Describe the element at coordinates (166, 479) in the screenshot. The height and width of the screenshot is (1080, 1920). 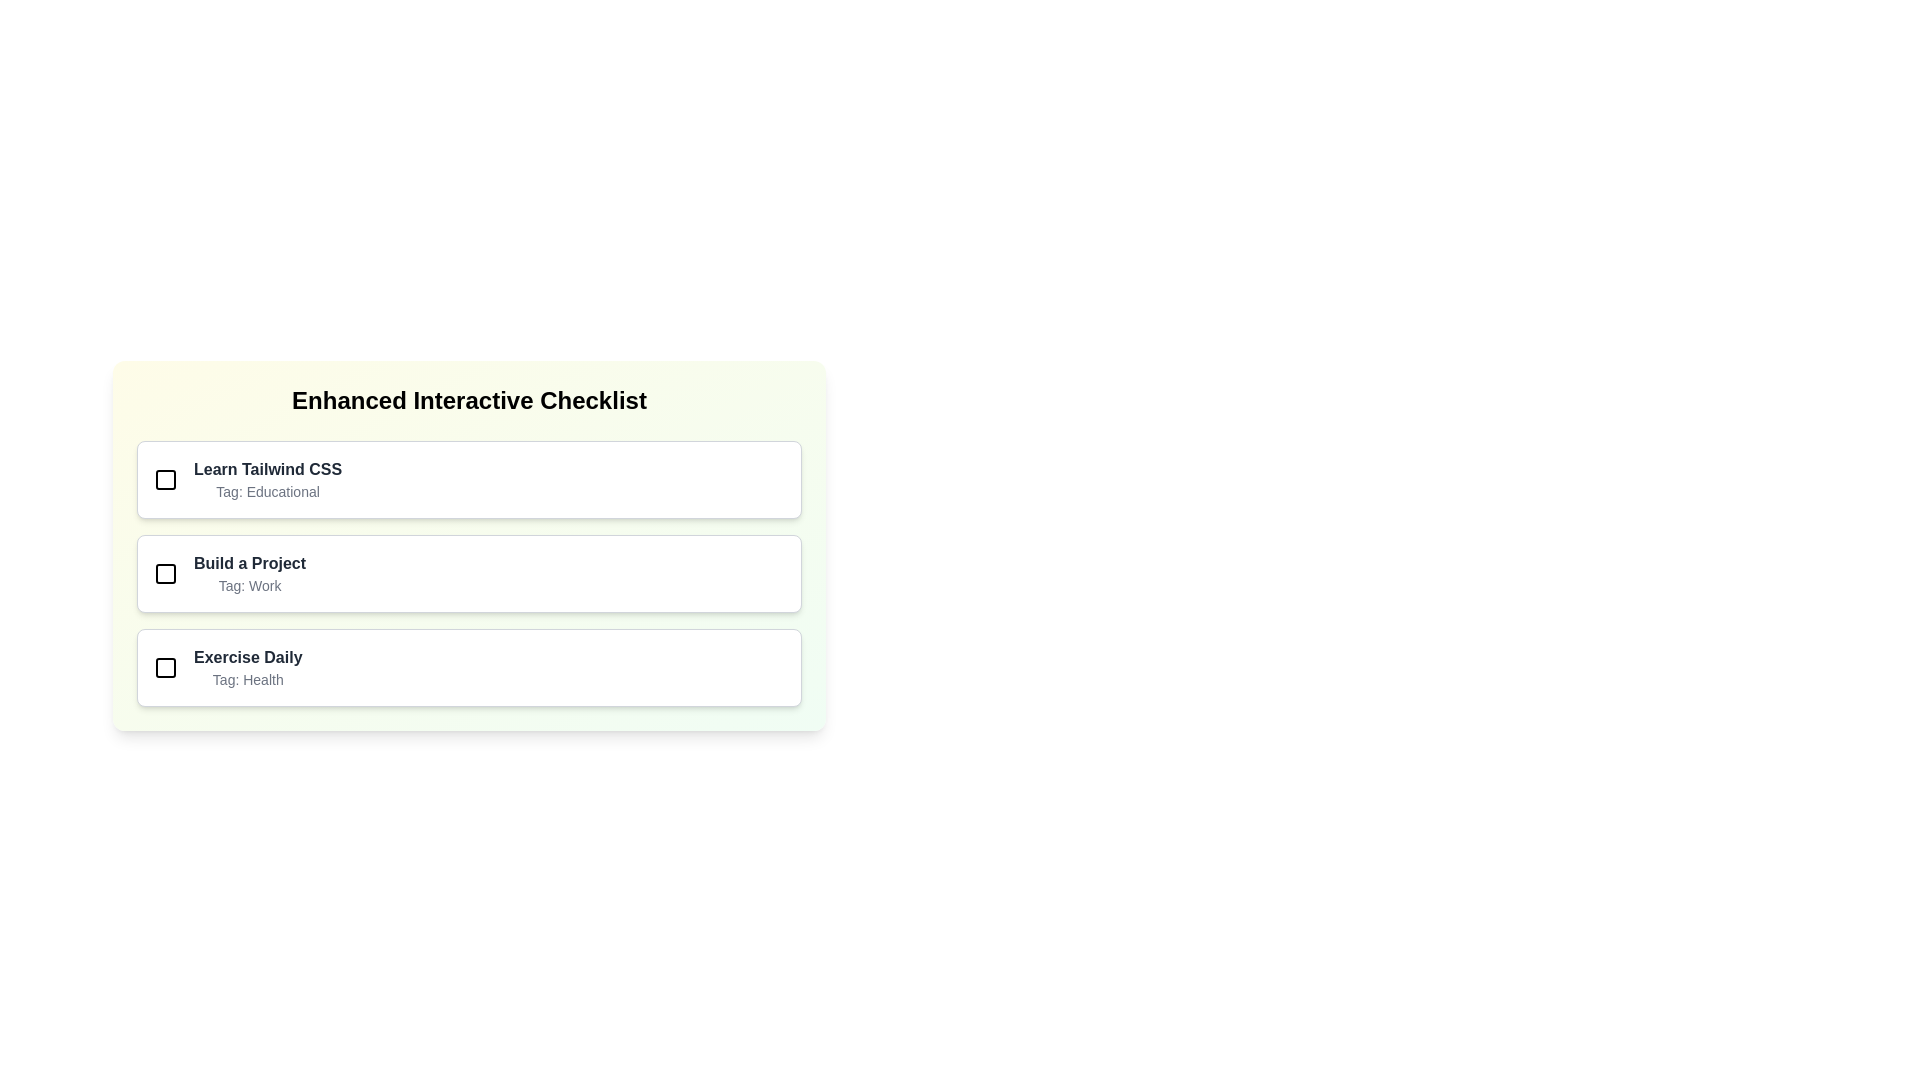
I see `the inner part of the checkbox associated with the task labeled 'Learn Tailwind CSS', which is the topmost checkbox in the vertically aligned list` at that location.